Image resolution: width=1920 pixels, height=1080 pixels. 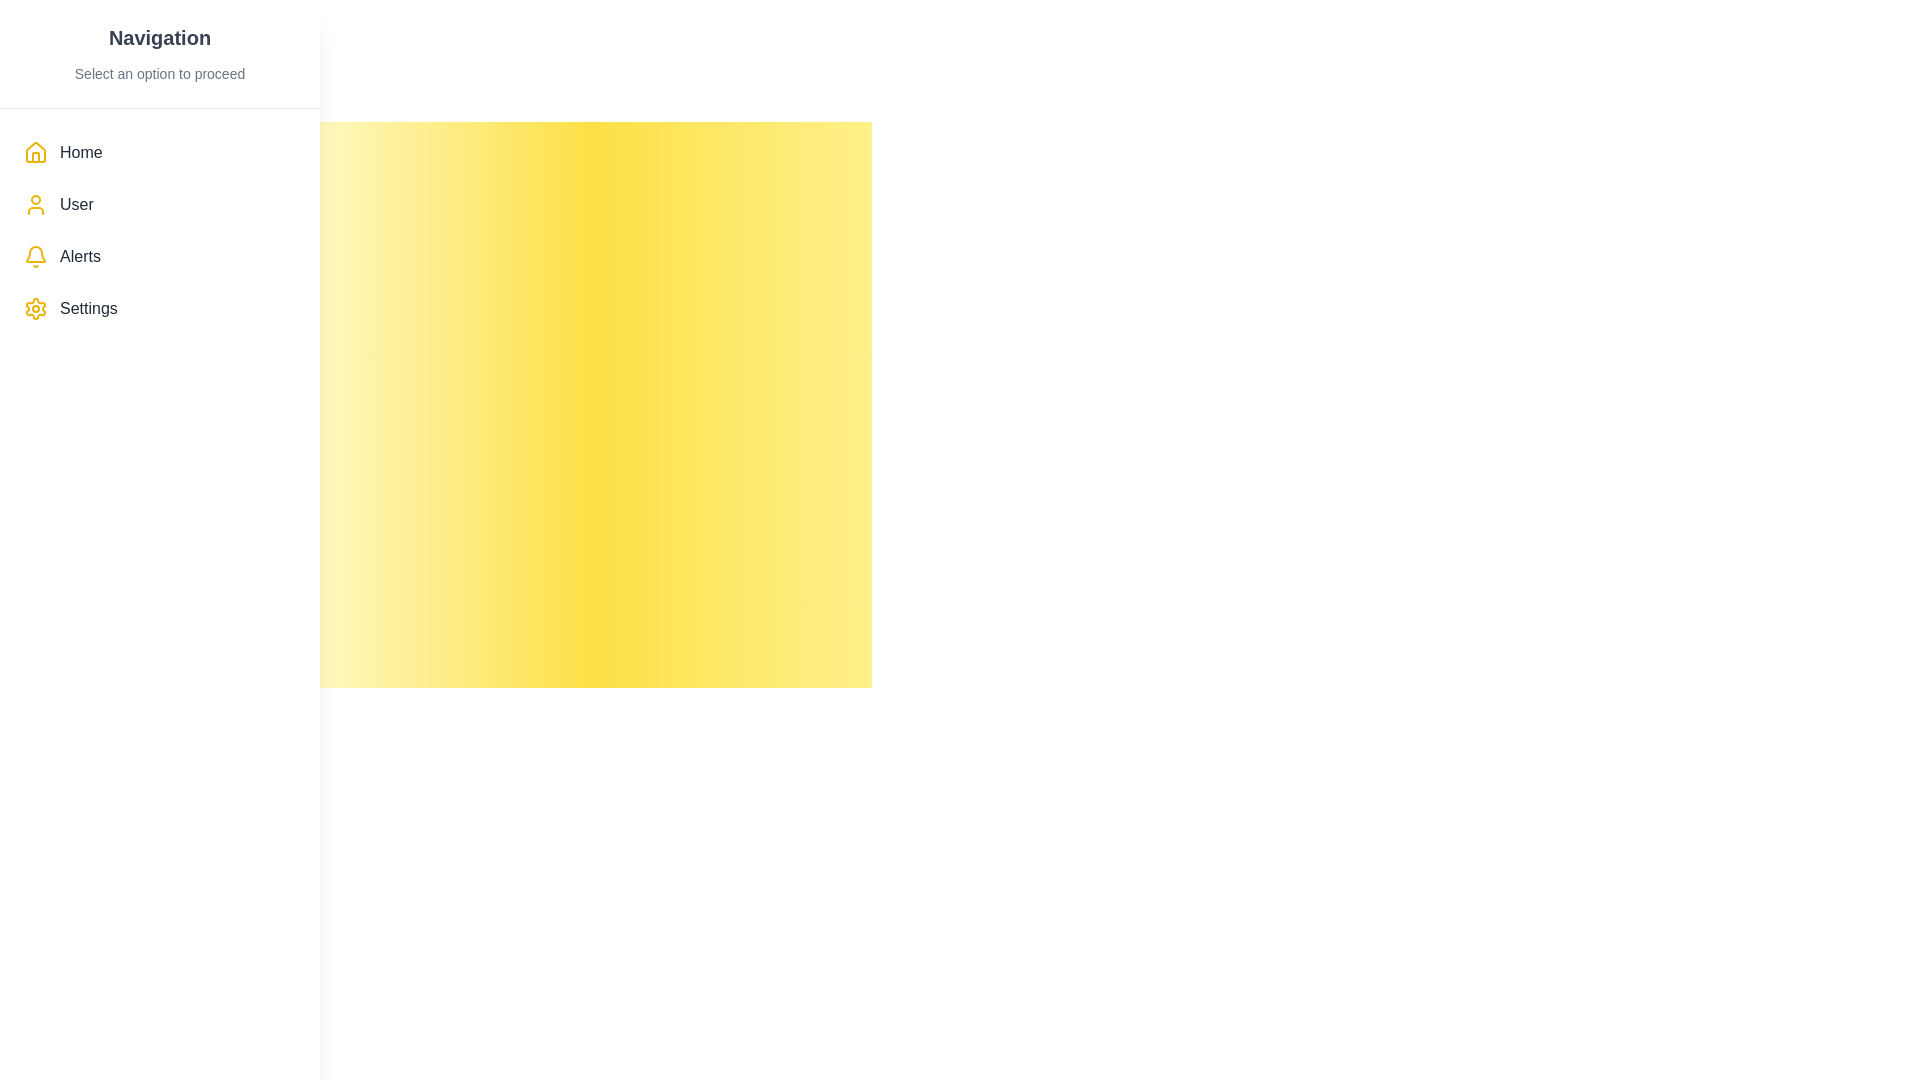 What do you see at coordinates (80, 256) in the screenshot?
I see `the 'Alerts' text label in the sidebar menu, which is the third item following 'Home' and 'User', and preceding 'Settings', accompanied by a bell icon` at bounding box center [80, 256].